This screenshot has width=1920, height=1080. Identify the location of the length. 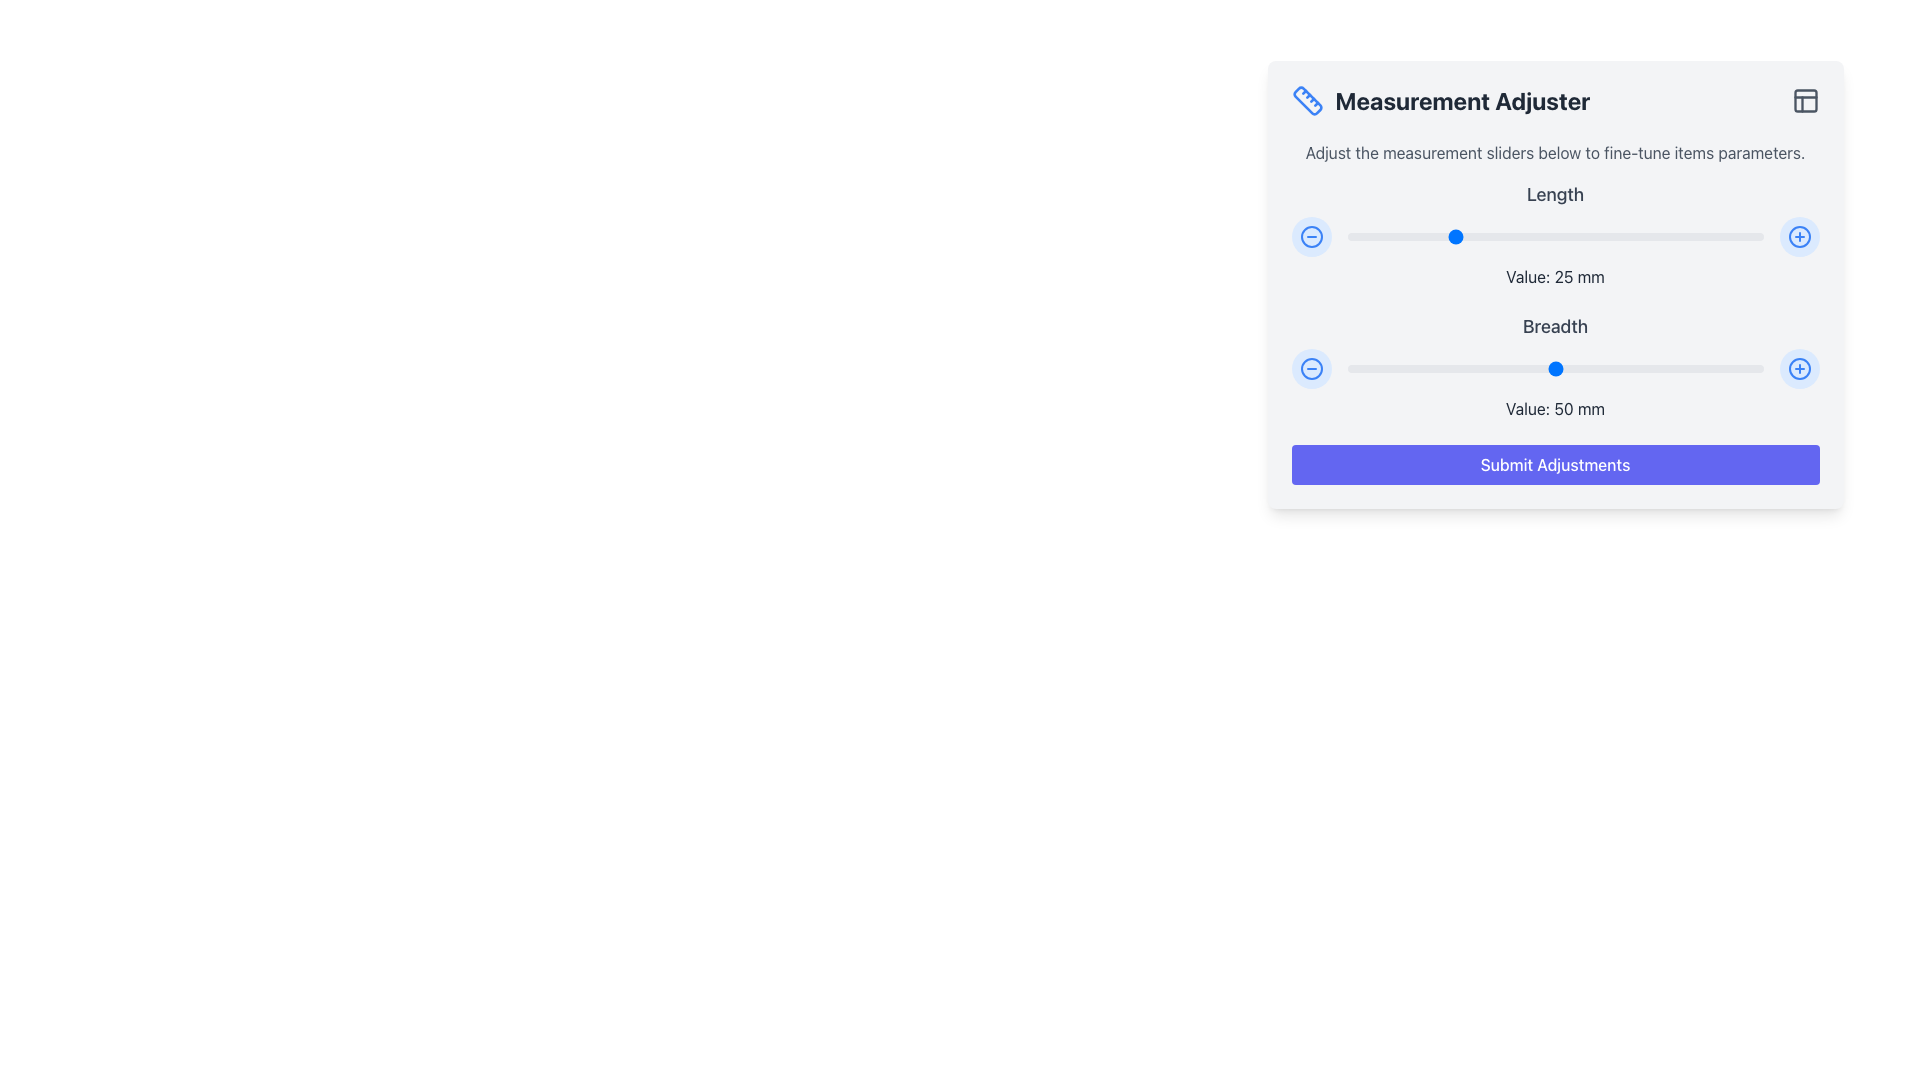
(1741, 235).